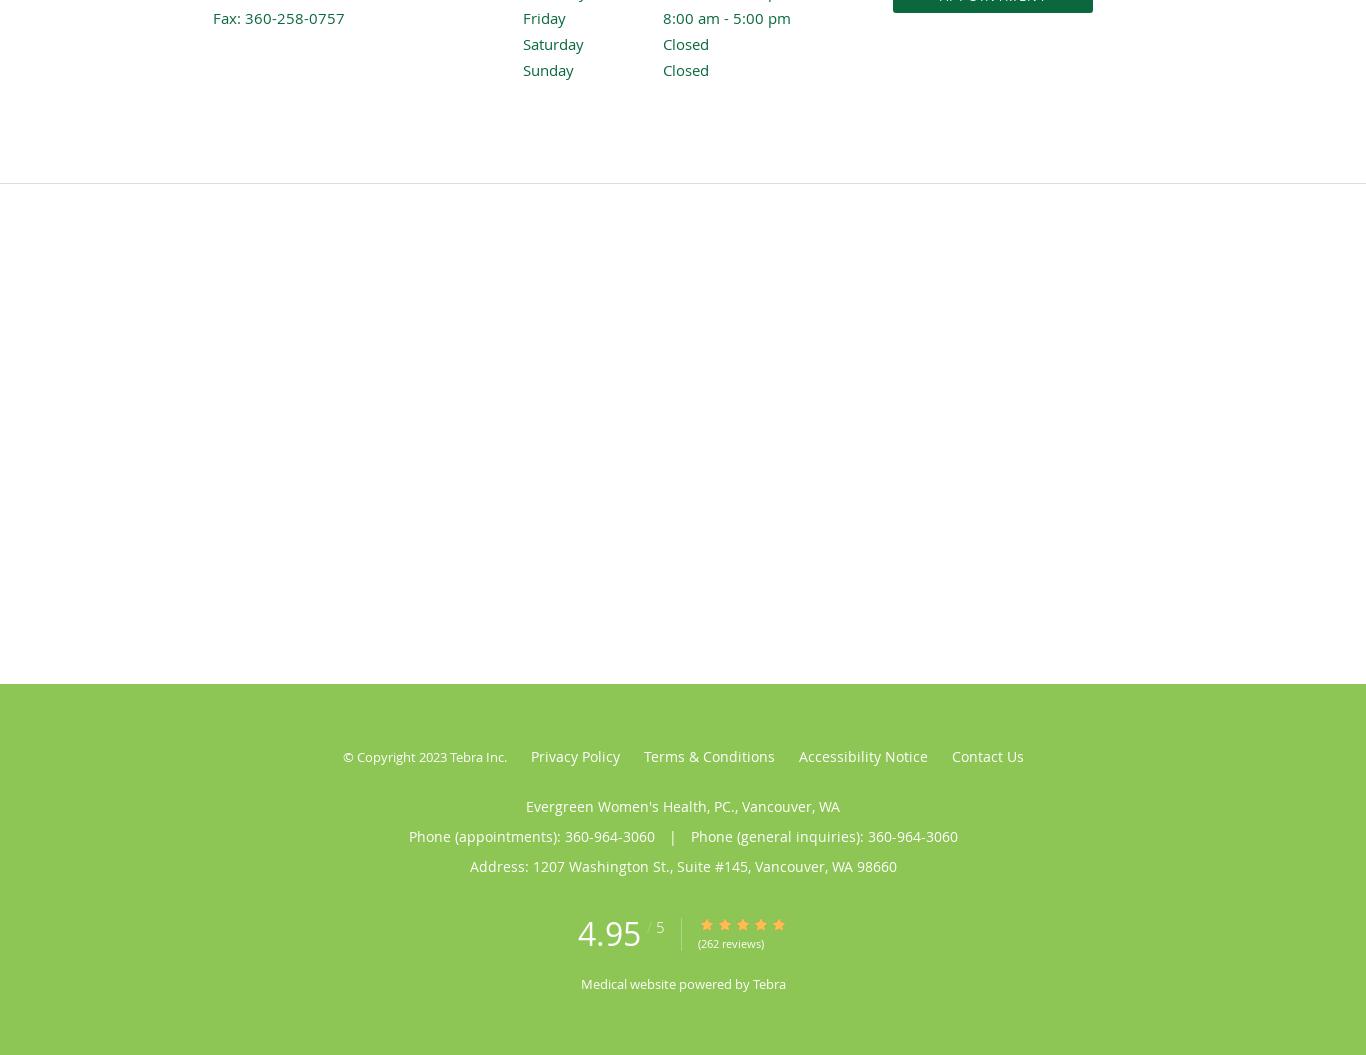 This screenshot has width=1366, height=1055. I want to click on '4.95', so click(608, 931).